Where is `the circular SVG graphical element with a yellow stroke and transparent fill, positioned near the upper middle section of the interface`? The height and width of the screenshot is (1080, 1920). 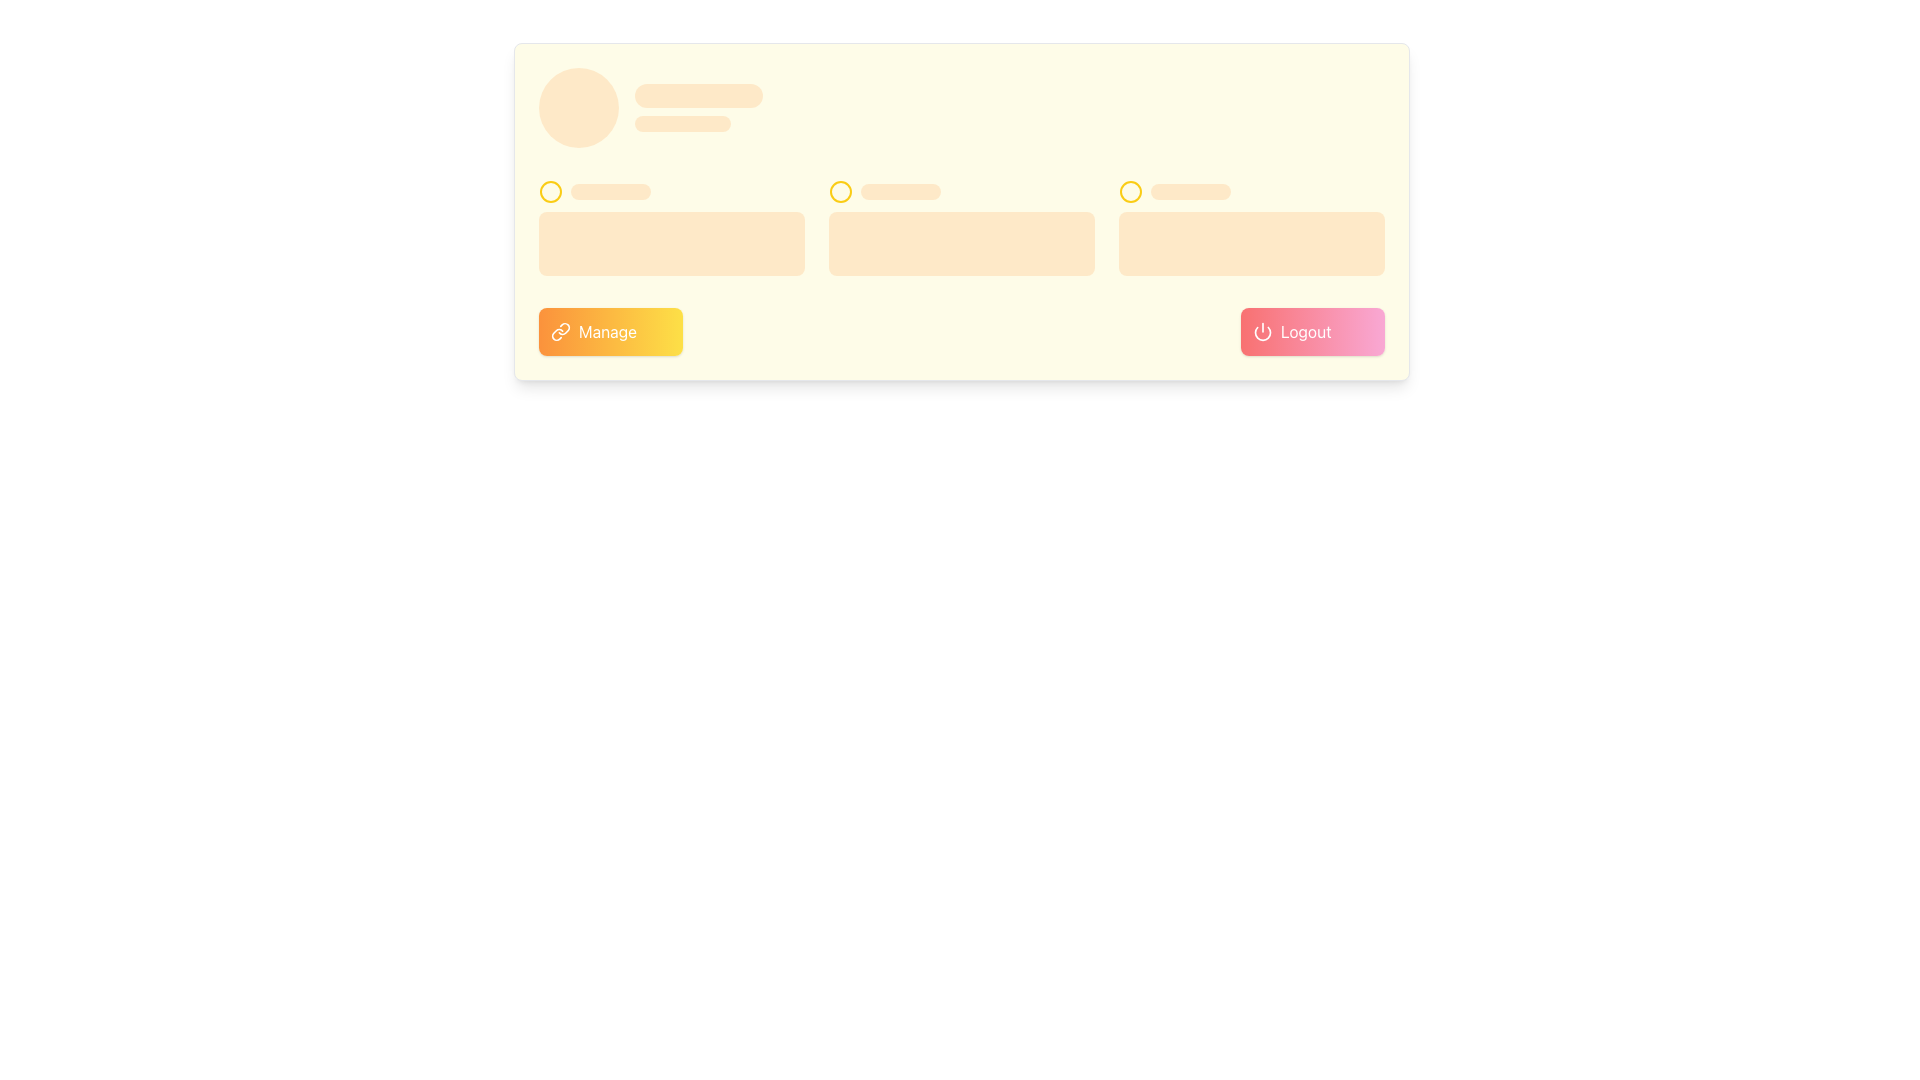
the circular SVG graphical element with a yellow stroke and transparent fill, positioned near the upper middle section of the interface is located at coordinates (1131, 192).